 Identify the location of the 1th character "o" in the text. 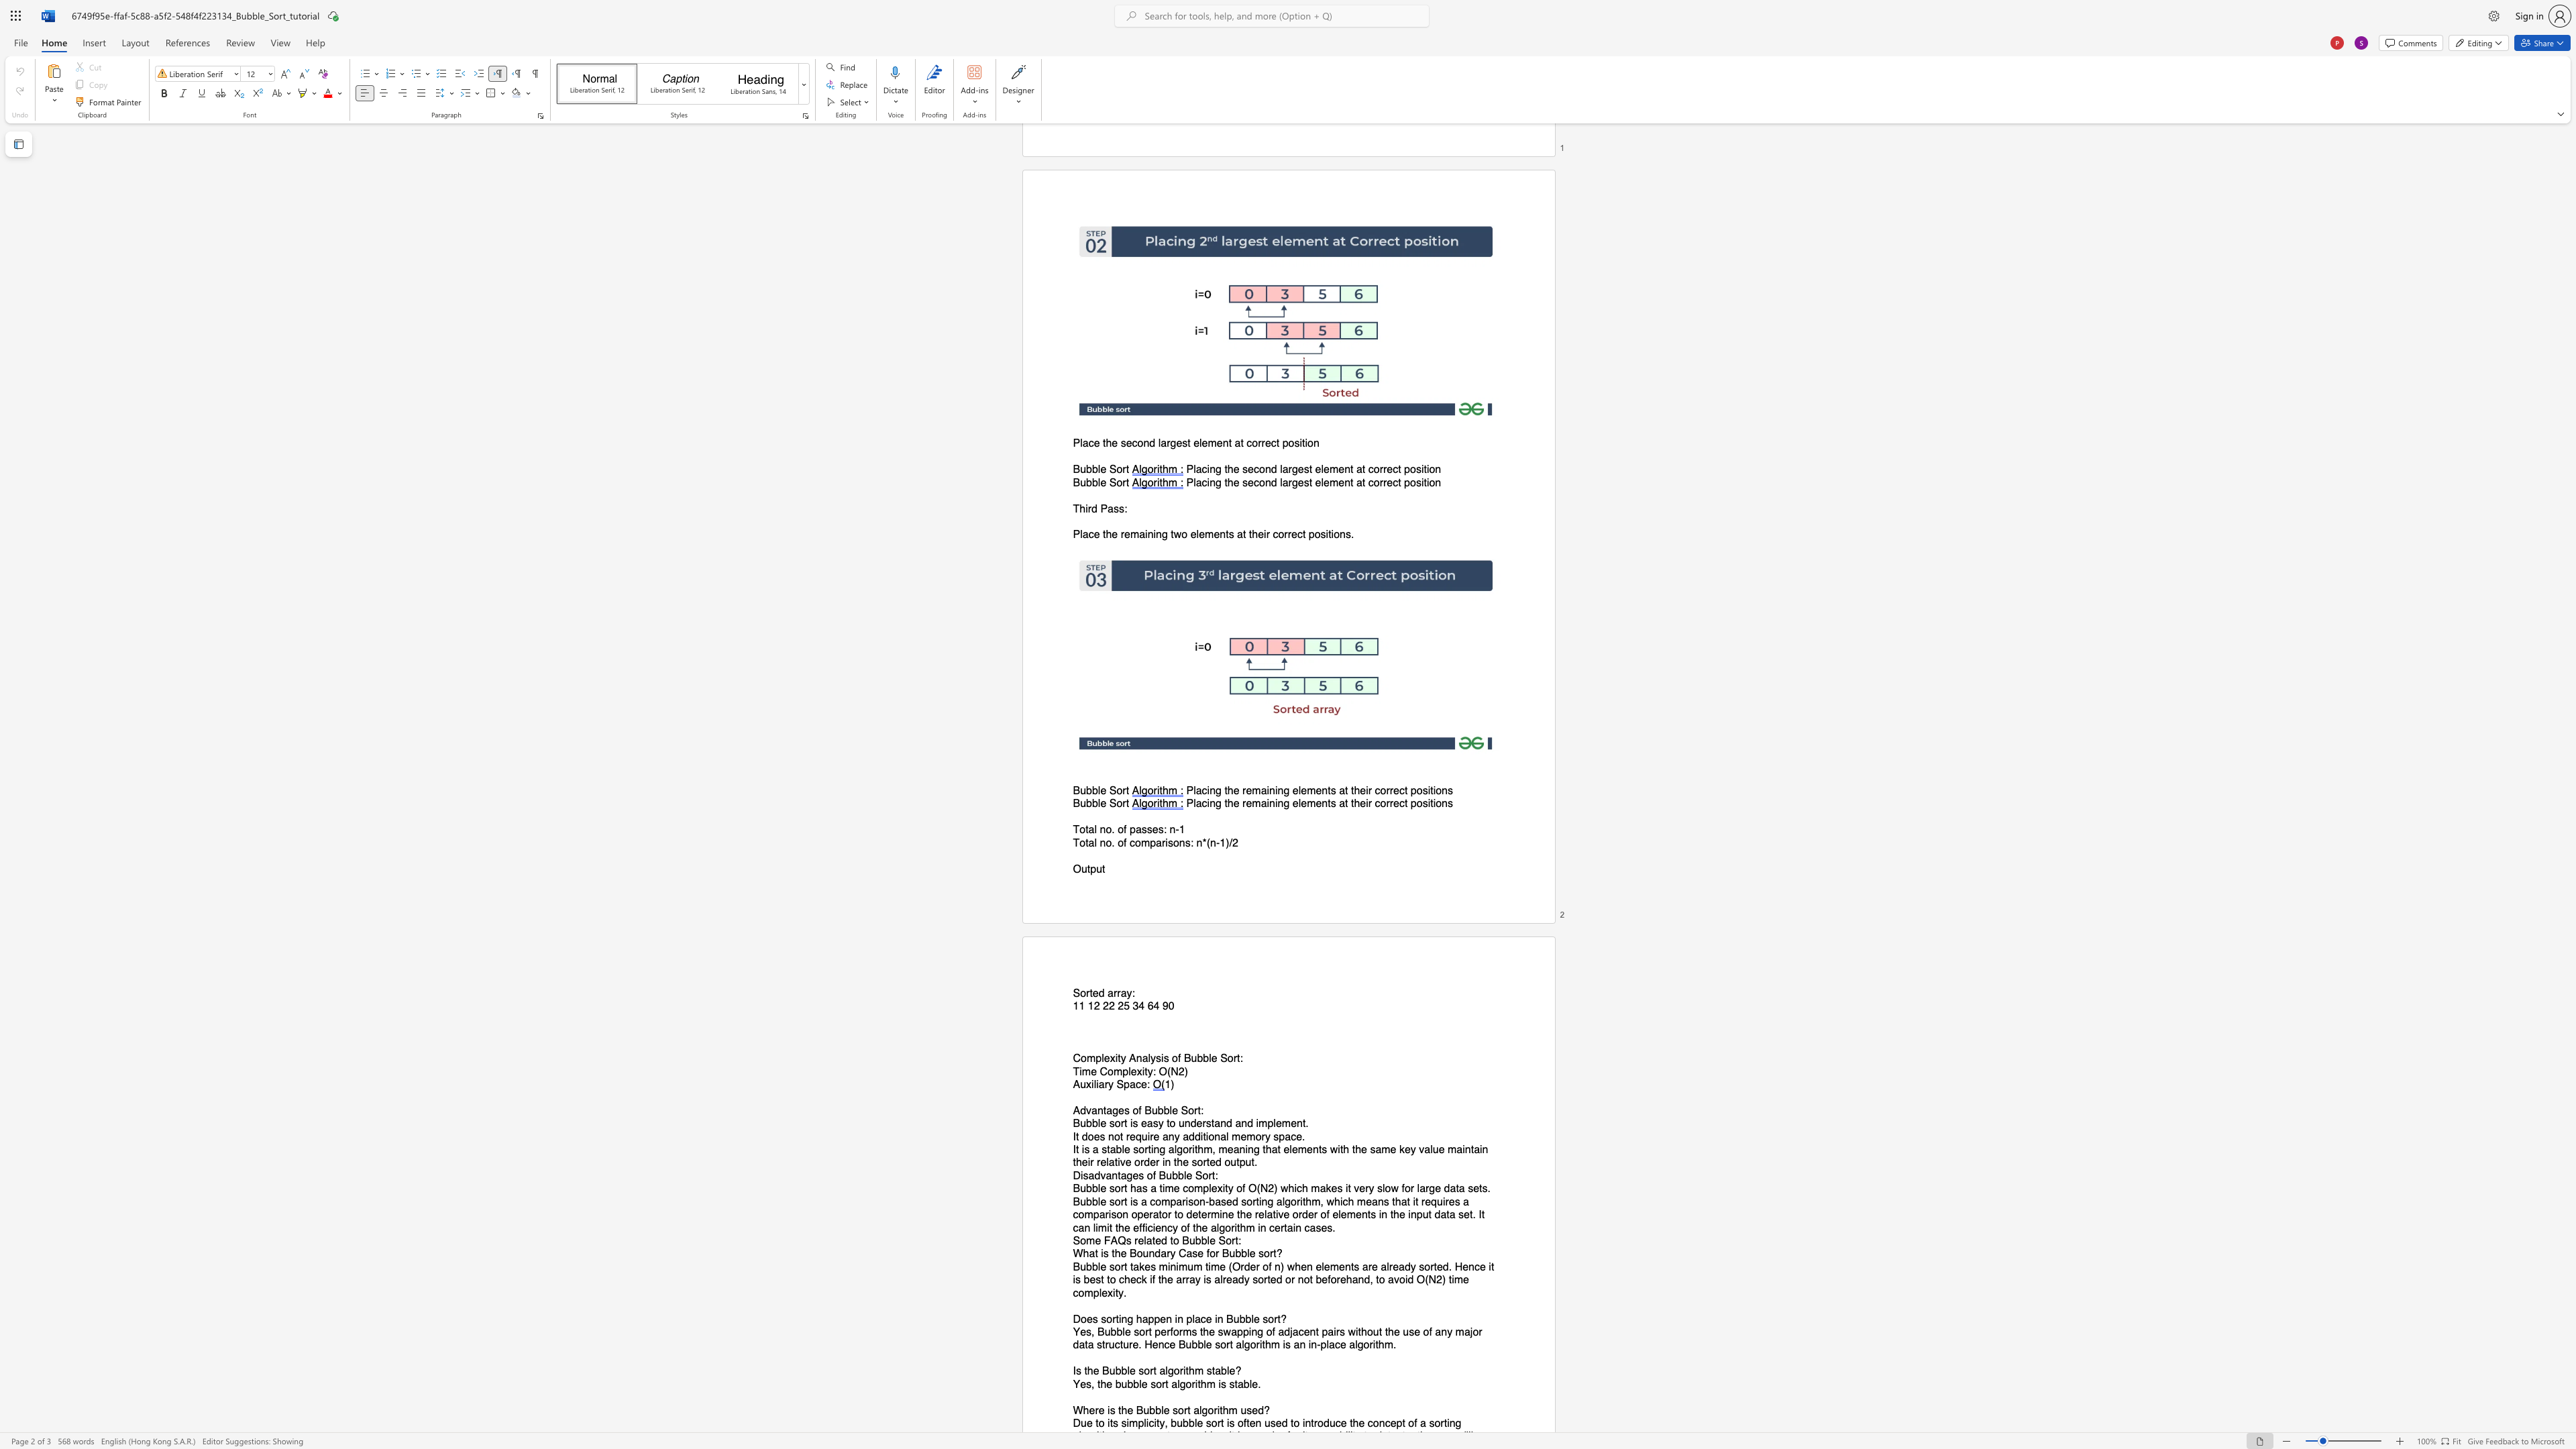
(1134, 1110).